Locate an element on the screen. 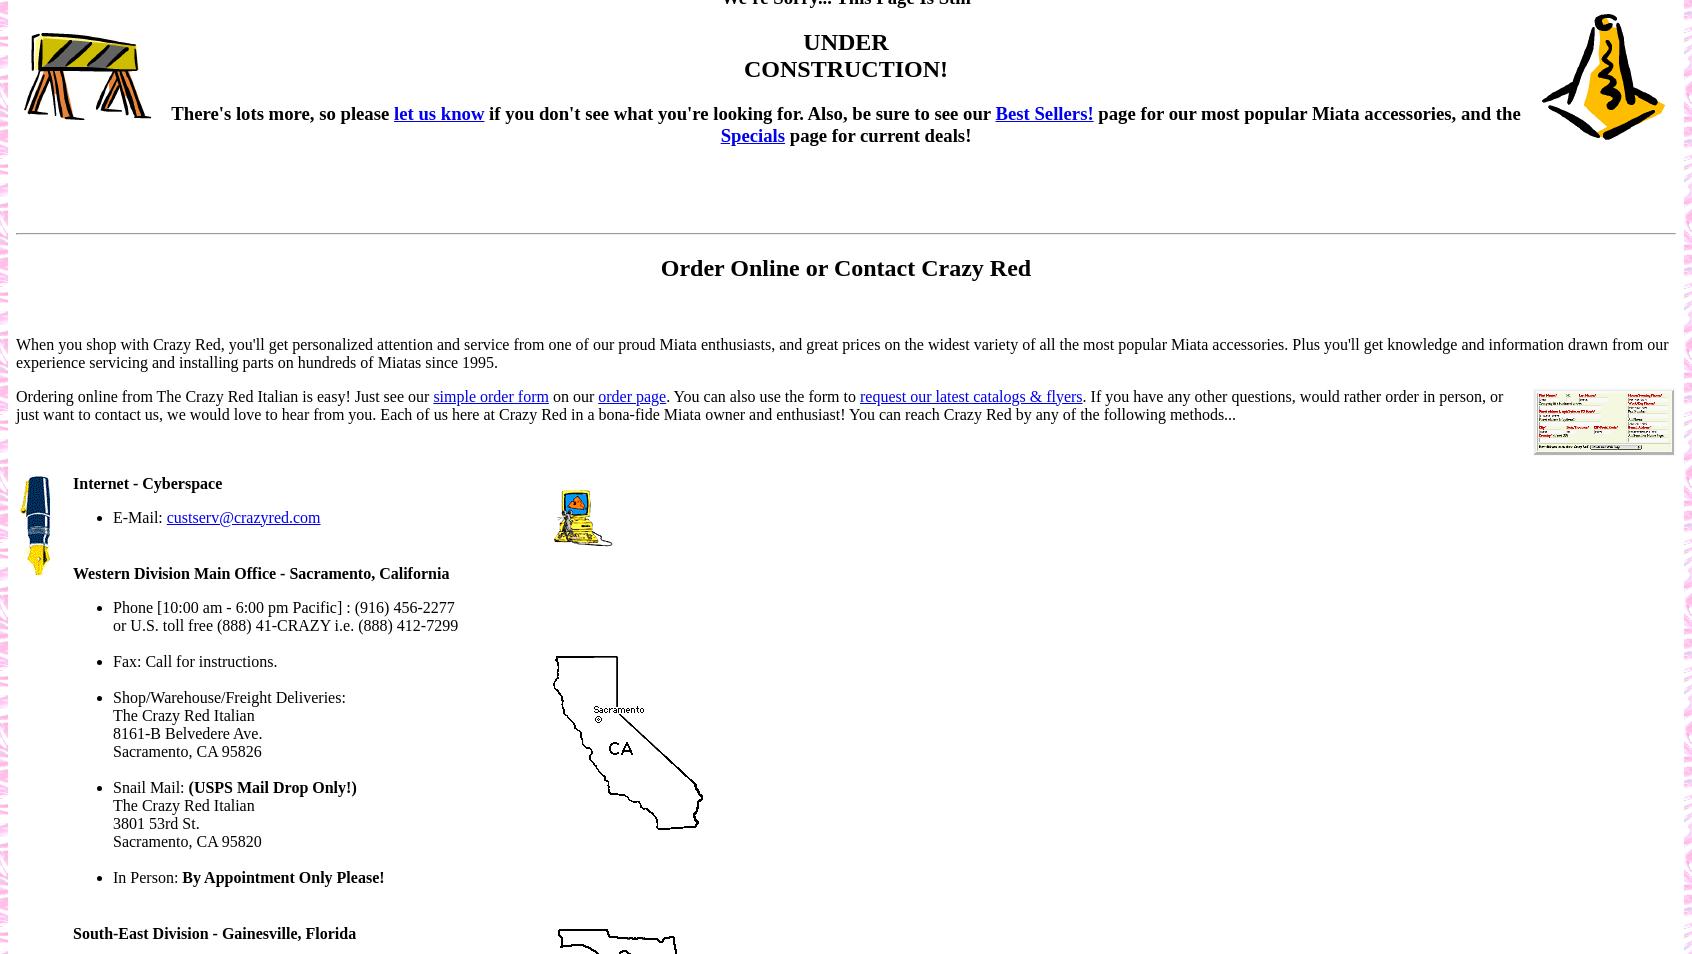  'or U.S. toll free (888) 41-CRAZY i.e. (888) 412-7299' is located at coordinates (284, 623).